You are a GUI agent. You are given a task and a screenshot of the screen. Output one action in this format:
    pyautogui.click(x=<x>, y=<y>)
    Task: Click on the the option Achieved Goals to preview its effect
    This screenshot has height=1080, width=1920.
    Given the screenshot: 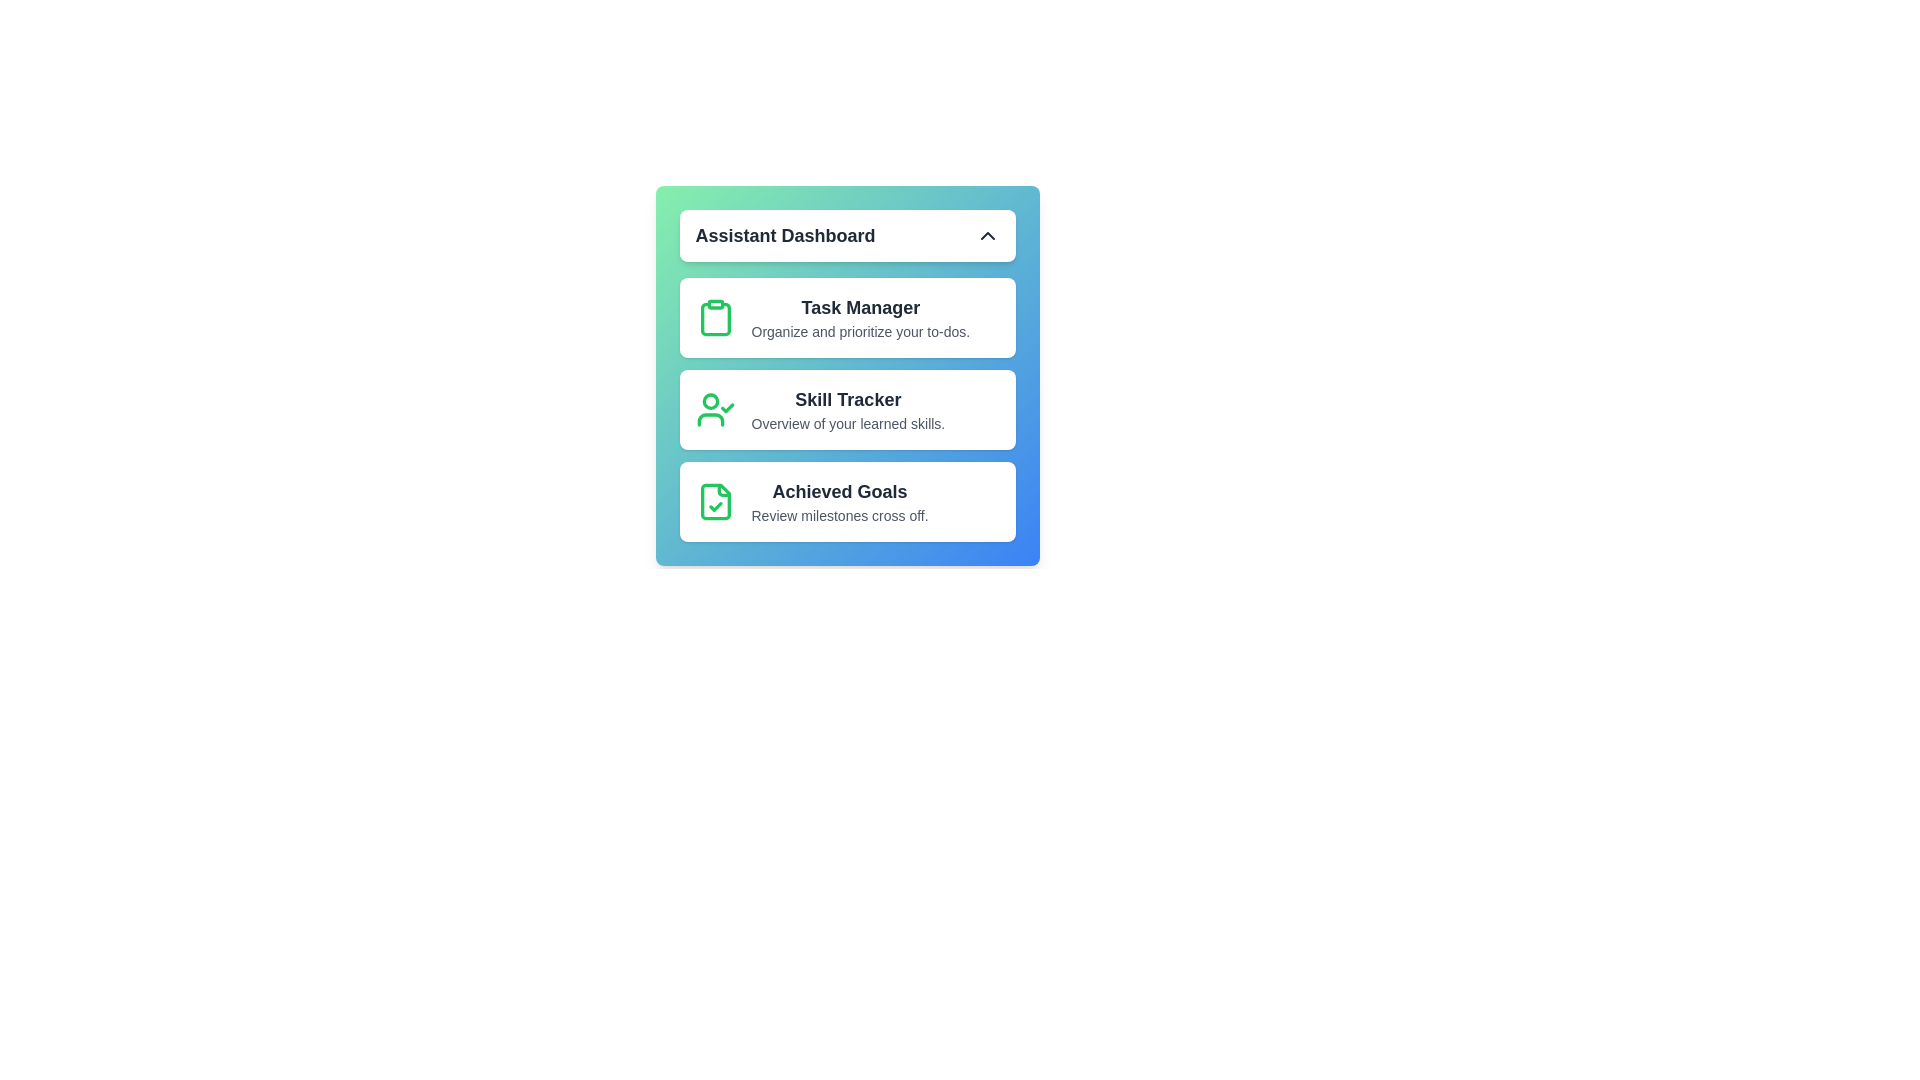 What is the action you would take?
    pyautogui.click(x=847, y=500)
    